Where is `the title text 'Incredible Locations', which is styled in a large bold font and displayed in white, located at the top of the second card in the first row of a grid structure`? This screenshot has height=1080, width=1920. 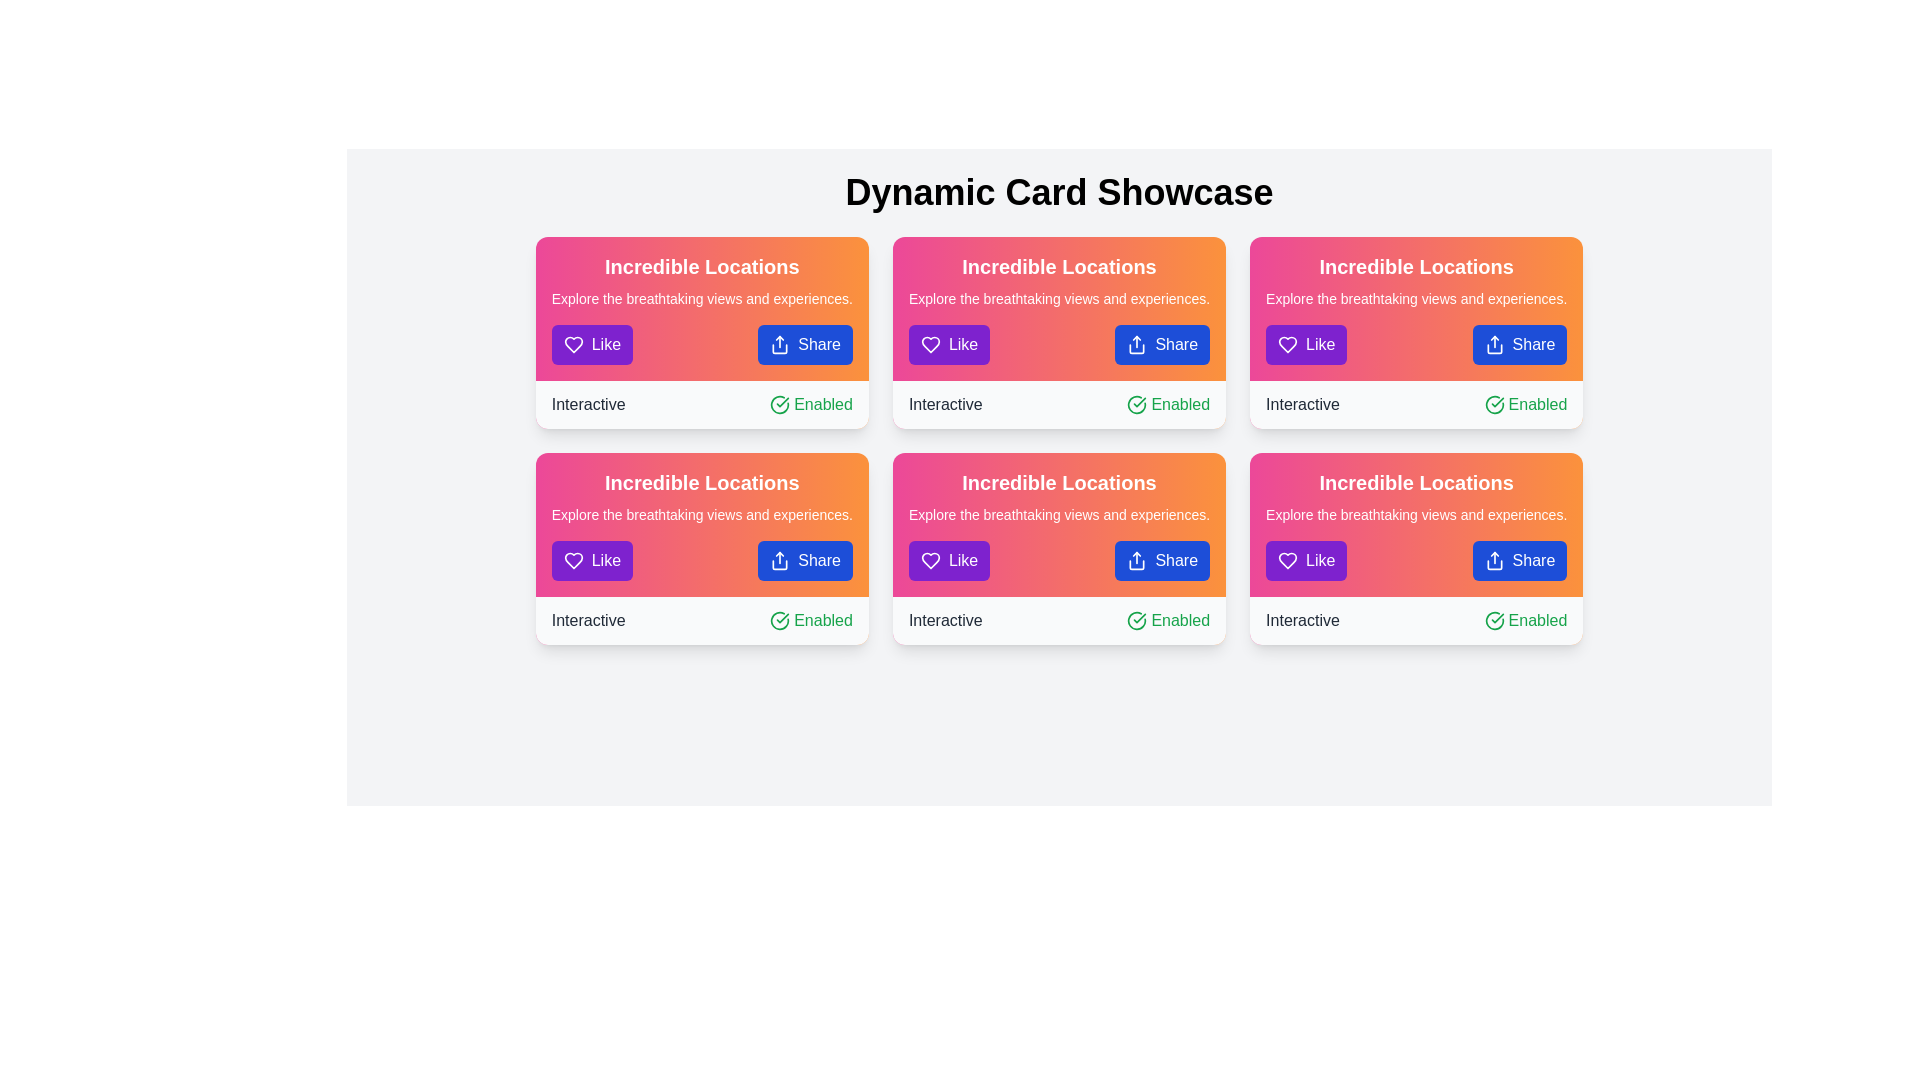
the title text 'Incredible Locations', which is styled in a large bold font and displayed in white, located at the top of the second card in the first row of a grid structure is located at coordinates (1415, 482).